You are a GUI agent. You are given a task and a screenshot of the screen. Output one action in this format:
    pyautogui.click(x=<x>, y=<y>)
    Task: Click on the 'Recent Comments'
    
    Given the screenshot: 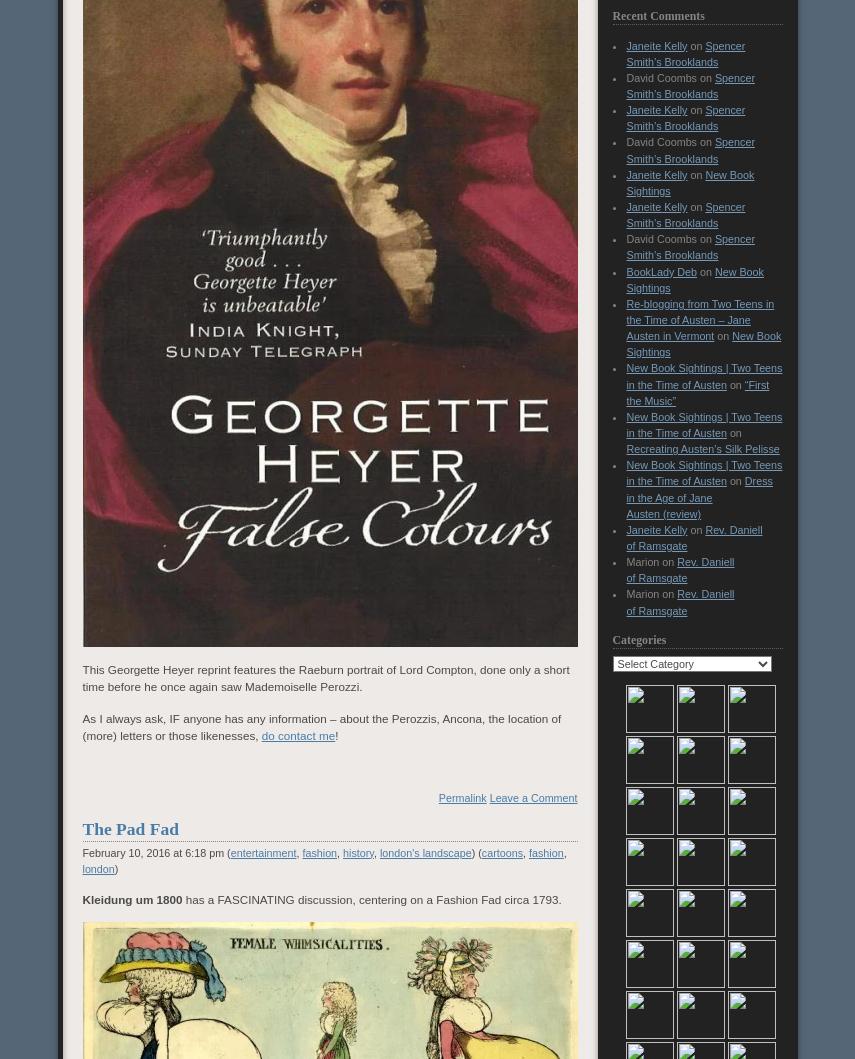 What is the action you would take?
    pyautogui.click(x=658, y=15)
    